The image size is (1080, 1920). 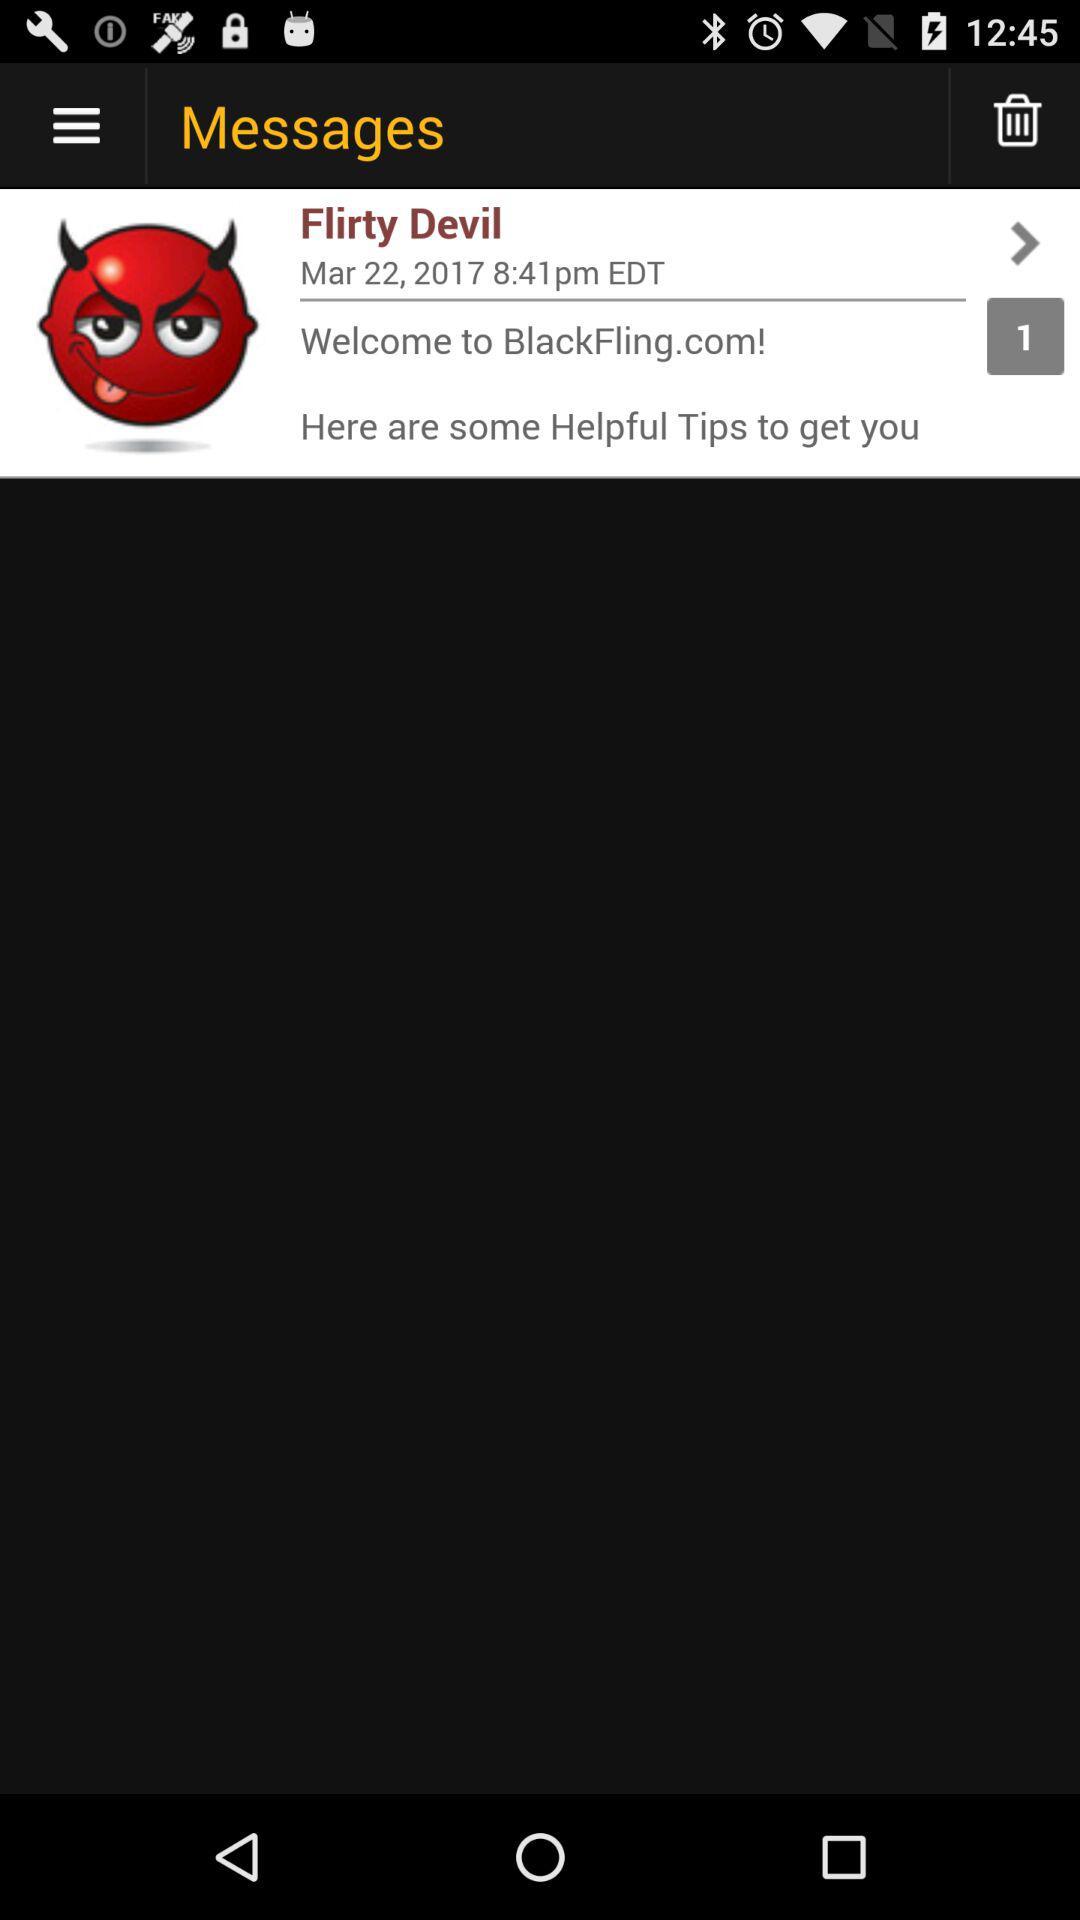 What do you see at coordinates (1018, 124) in the screenshot?
I see `delete message` at bounding box center [1018, 124].